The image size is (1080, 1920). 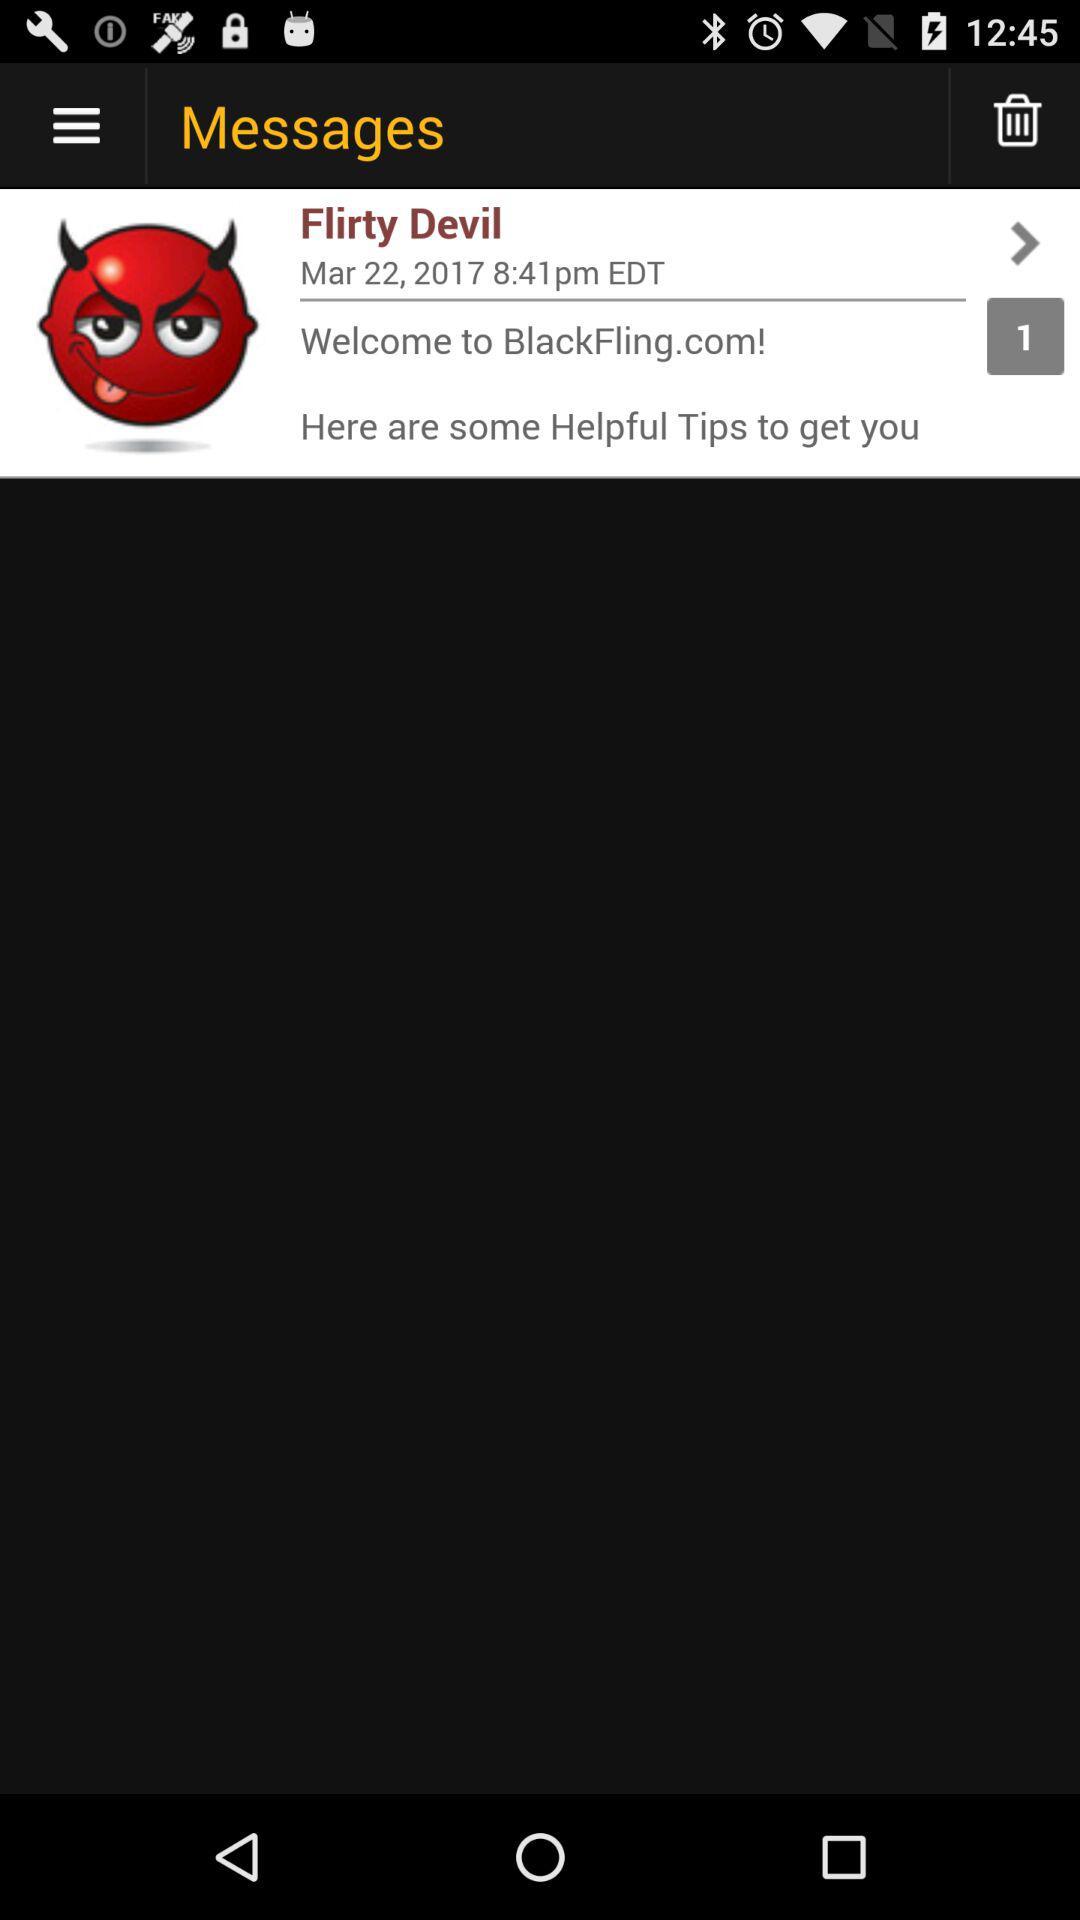 What do you see at coordinates (1018, 124) in the screenshot?
I see `delete message` at bounding box center [1018, 124].